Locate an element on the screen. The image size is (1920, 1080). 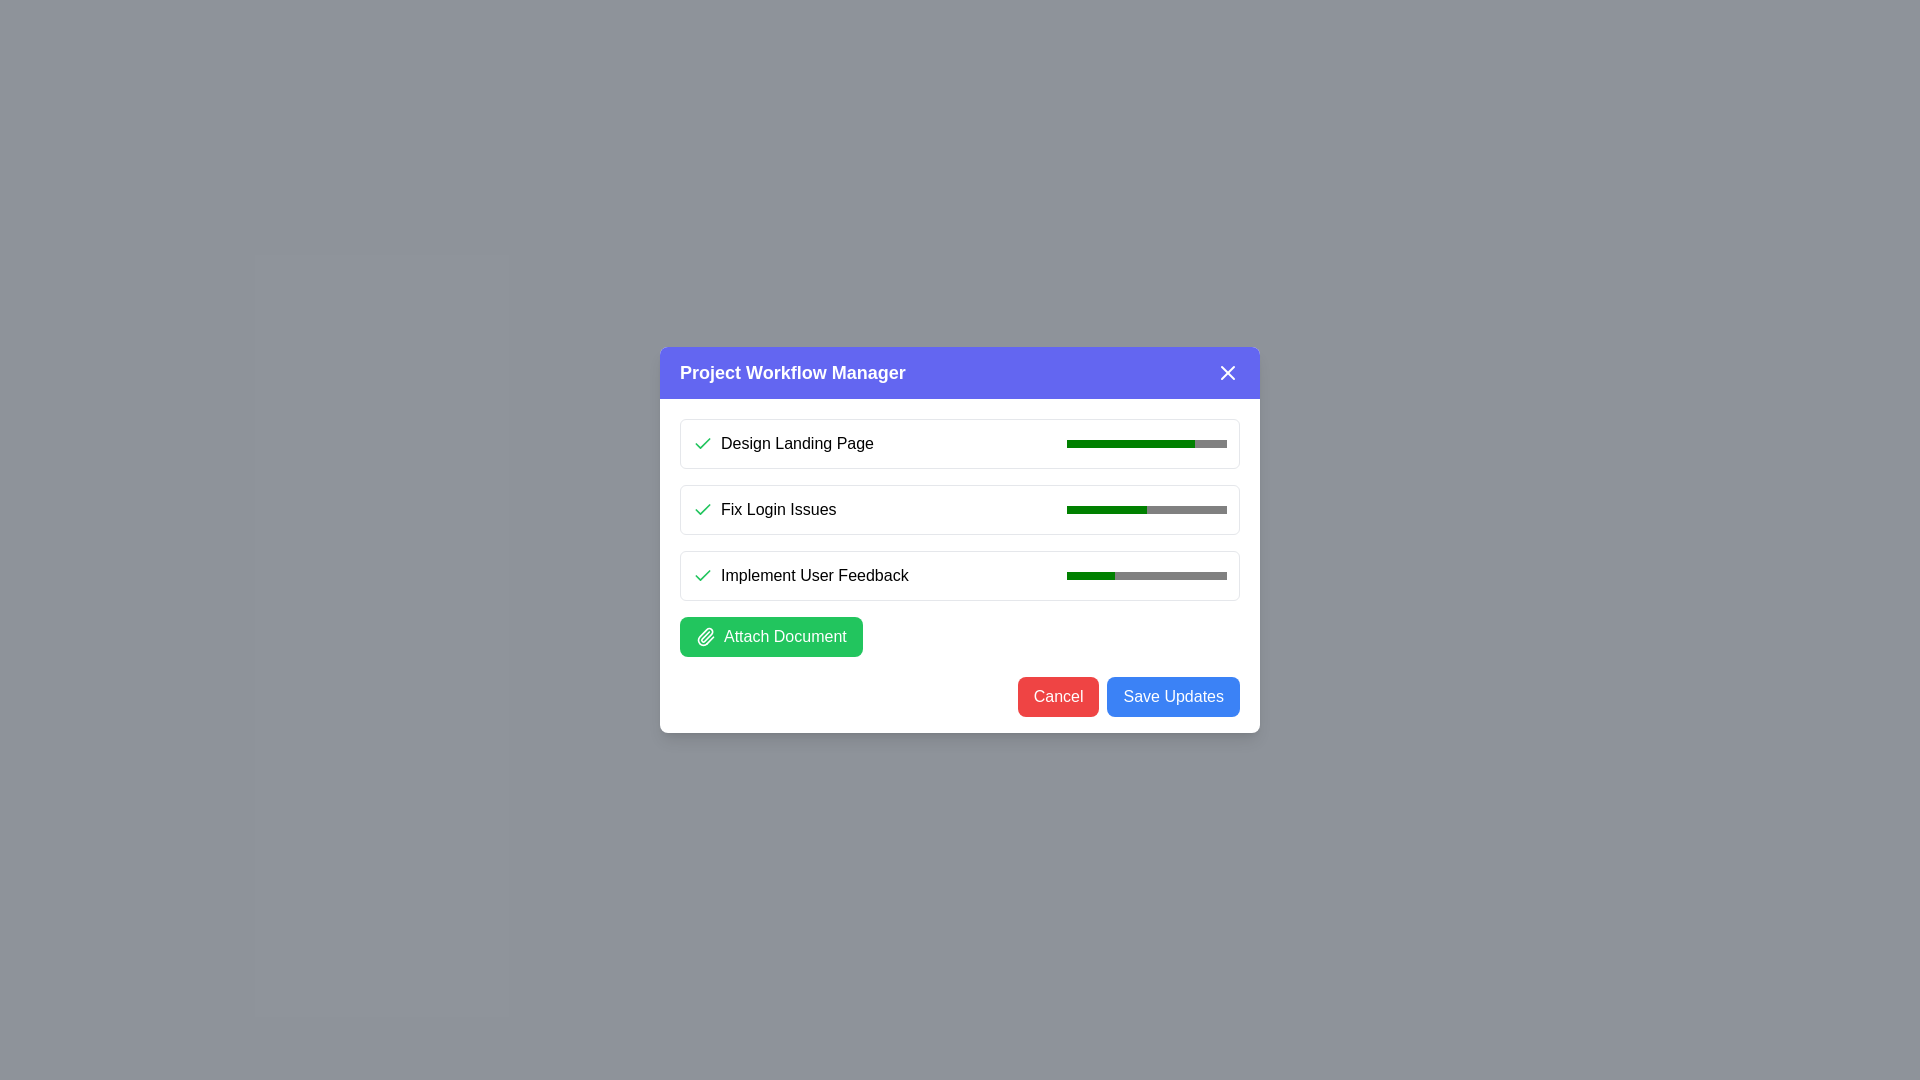
the paperclip icon within the 'Attach Document' button located at the lower-left corner of the dialog box is located at coordinates (705, 636).